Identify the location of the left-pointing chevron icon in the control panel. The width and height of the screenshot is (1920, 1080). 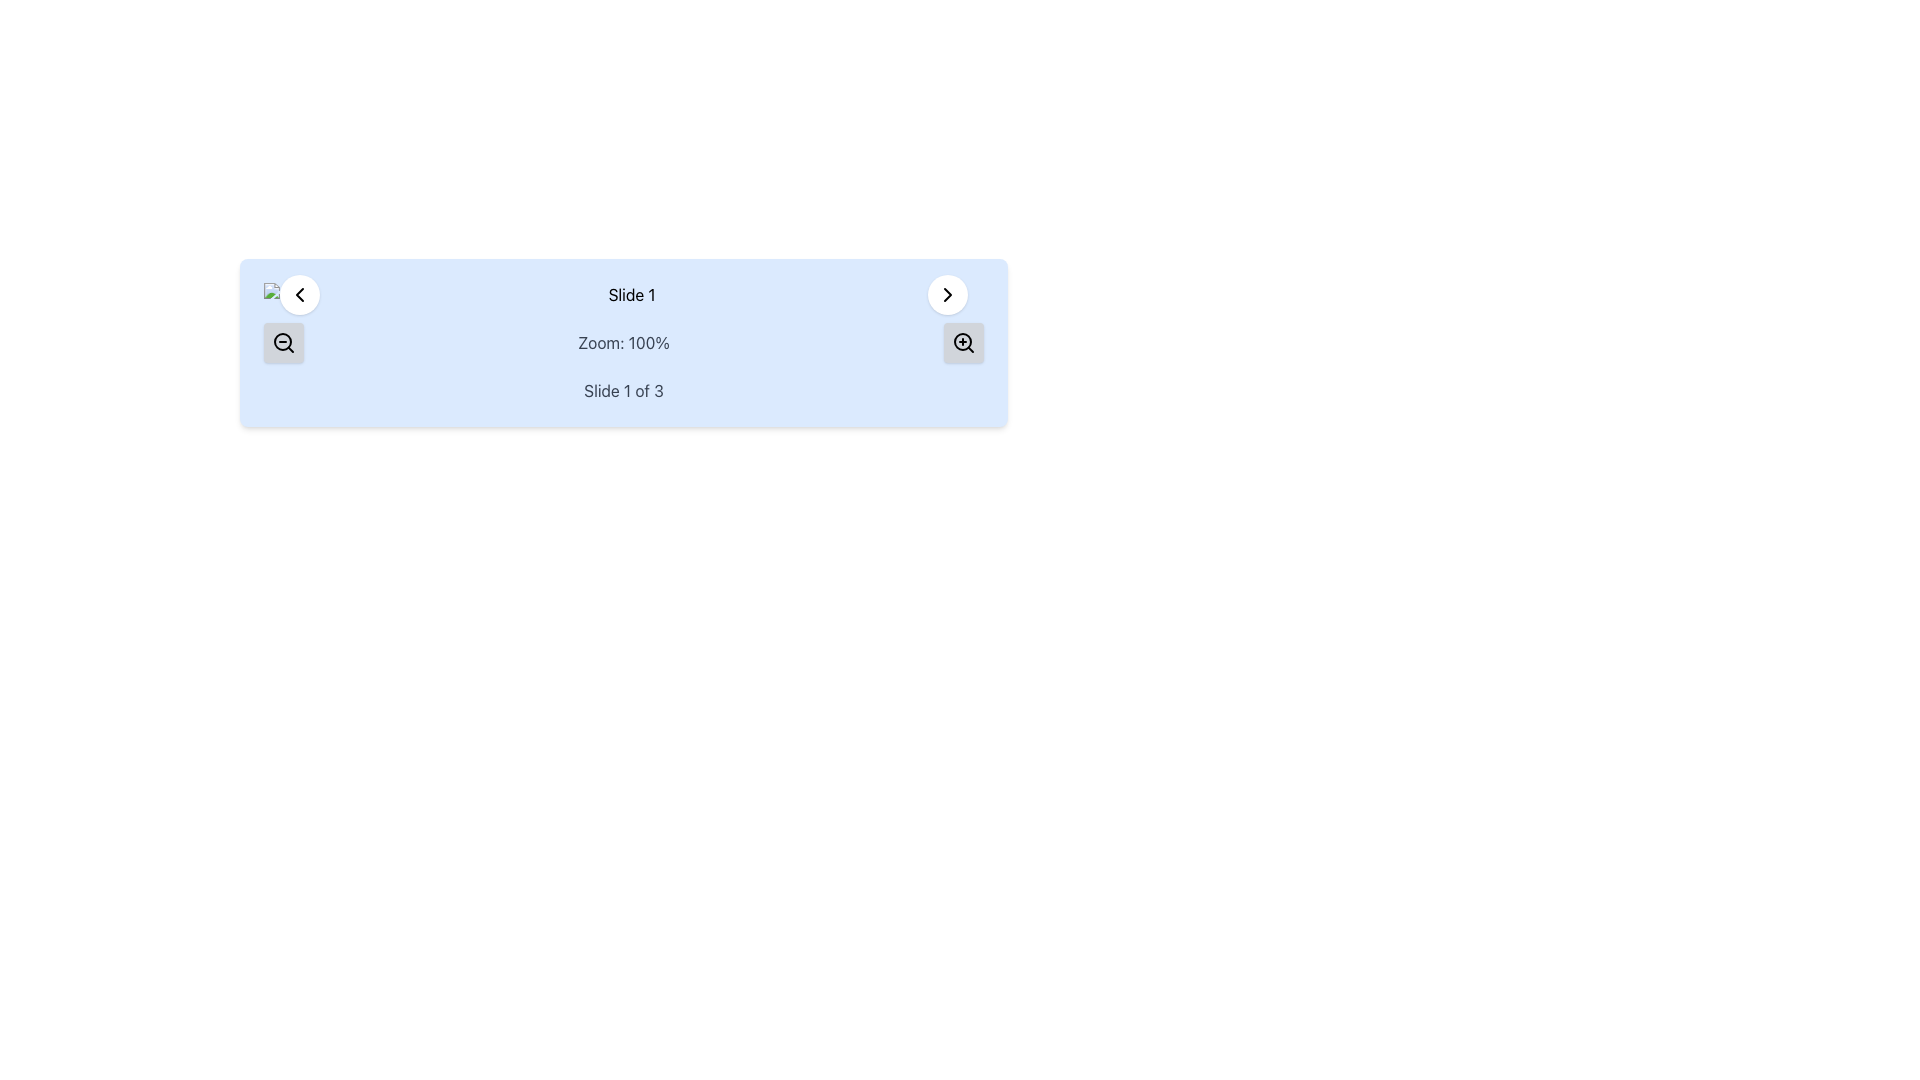
(298, 294).